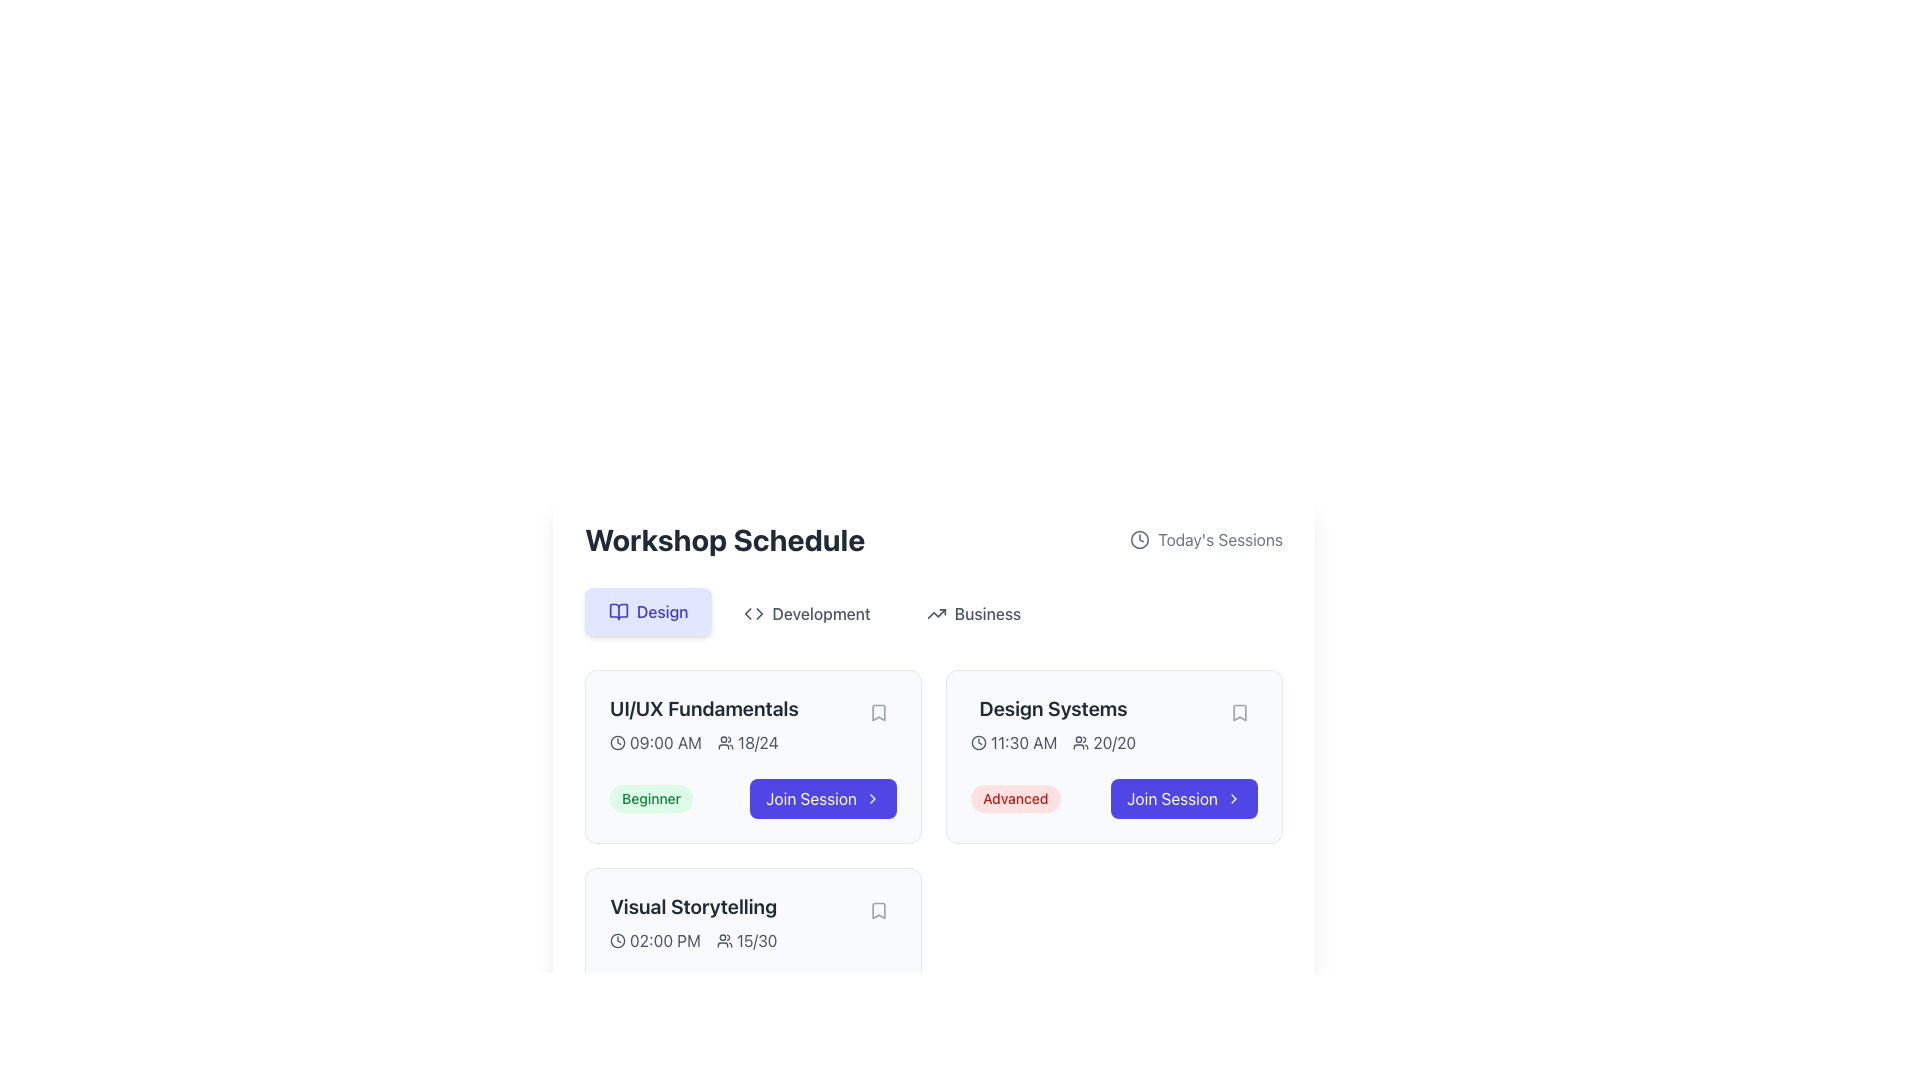 This screenshot has width=1920, height=1080. I want to click on the bookmark-shaped icon button located in the bottom-right corner of the 'Visual Storytelling' workshop card, so click(878, 910).